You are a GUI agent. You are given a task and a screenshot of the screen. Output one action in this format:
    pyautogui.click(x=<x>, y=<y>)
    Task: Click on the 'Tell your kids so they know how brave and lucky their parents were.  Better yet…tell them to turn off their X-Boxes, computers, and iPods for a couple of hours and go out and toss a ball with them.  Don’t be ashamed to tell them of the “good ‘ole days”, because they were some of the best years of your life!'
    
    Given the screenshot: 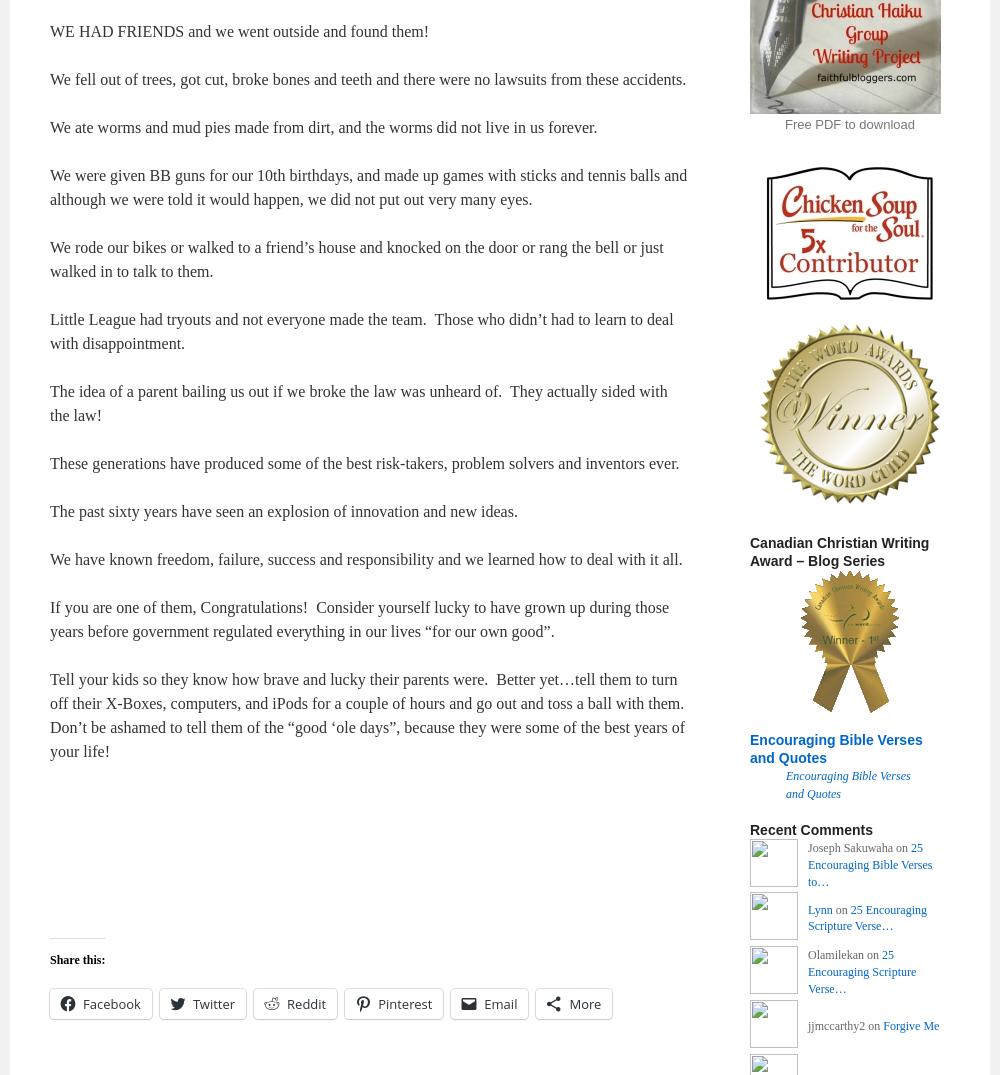 What is the action you would take?
    pyautogui.click(x=368, y=714)
    